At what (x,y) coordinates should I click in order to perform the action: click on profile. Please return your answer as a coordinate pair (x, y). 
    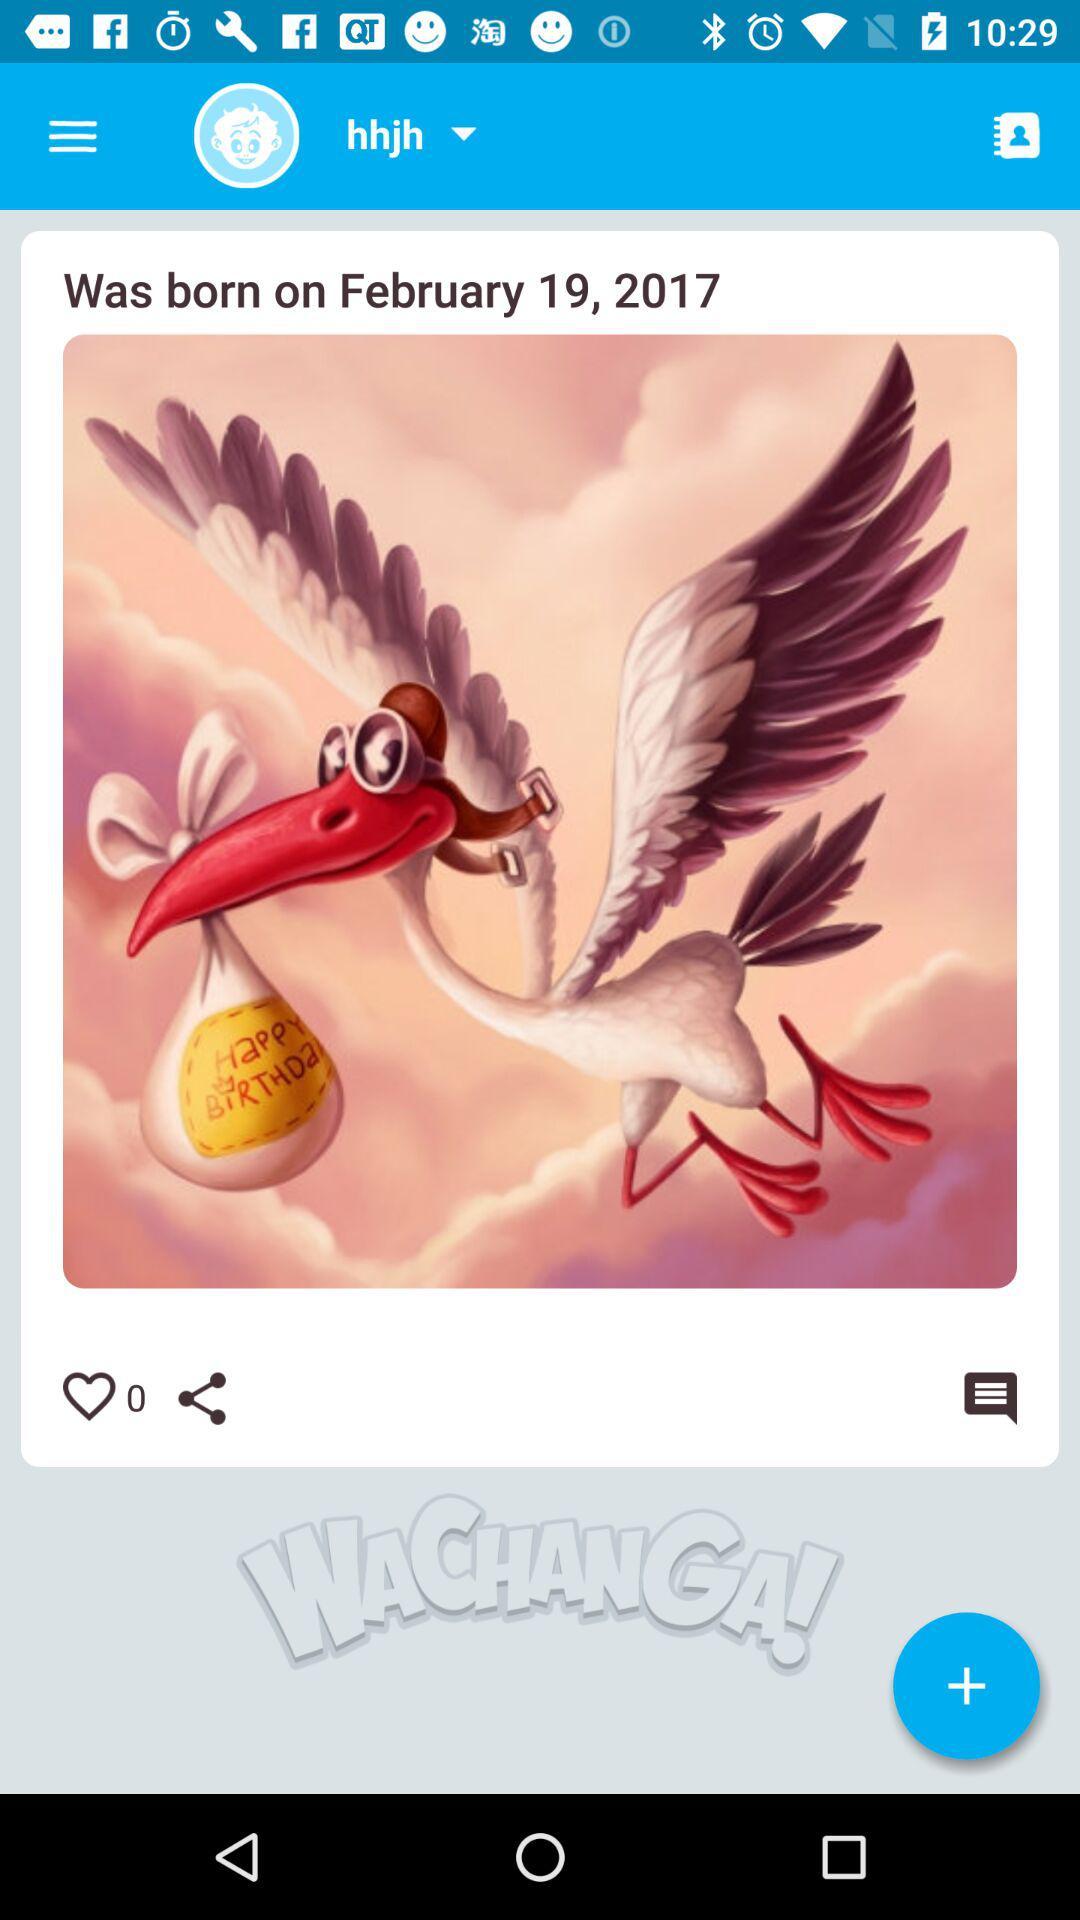
    Looking at the image, I should click on (245, 134).